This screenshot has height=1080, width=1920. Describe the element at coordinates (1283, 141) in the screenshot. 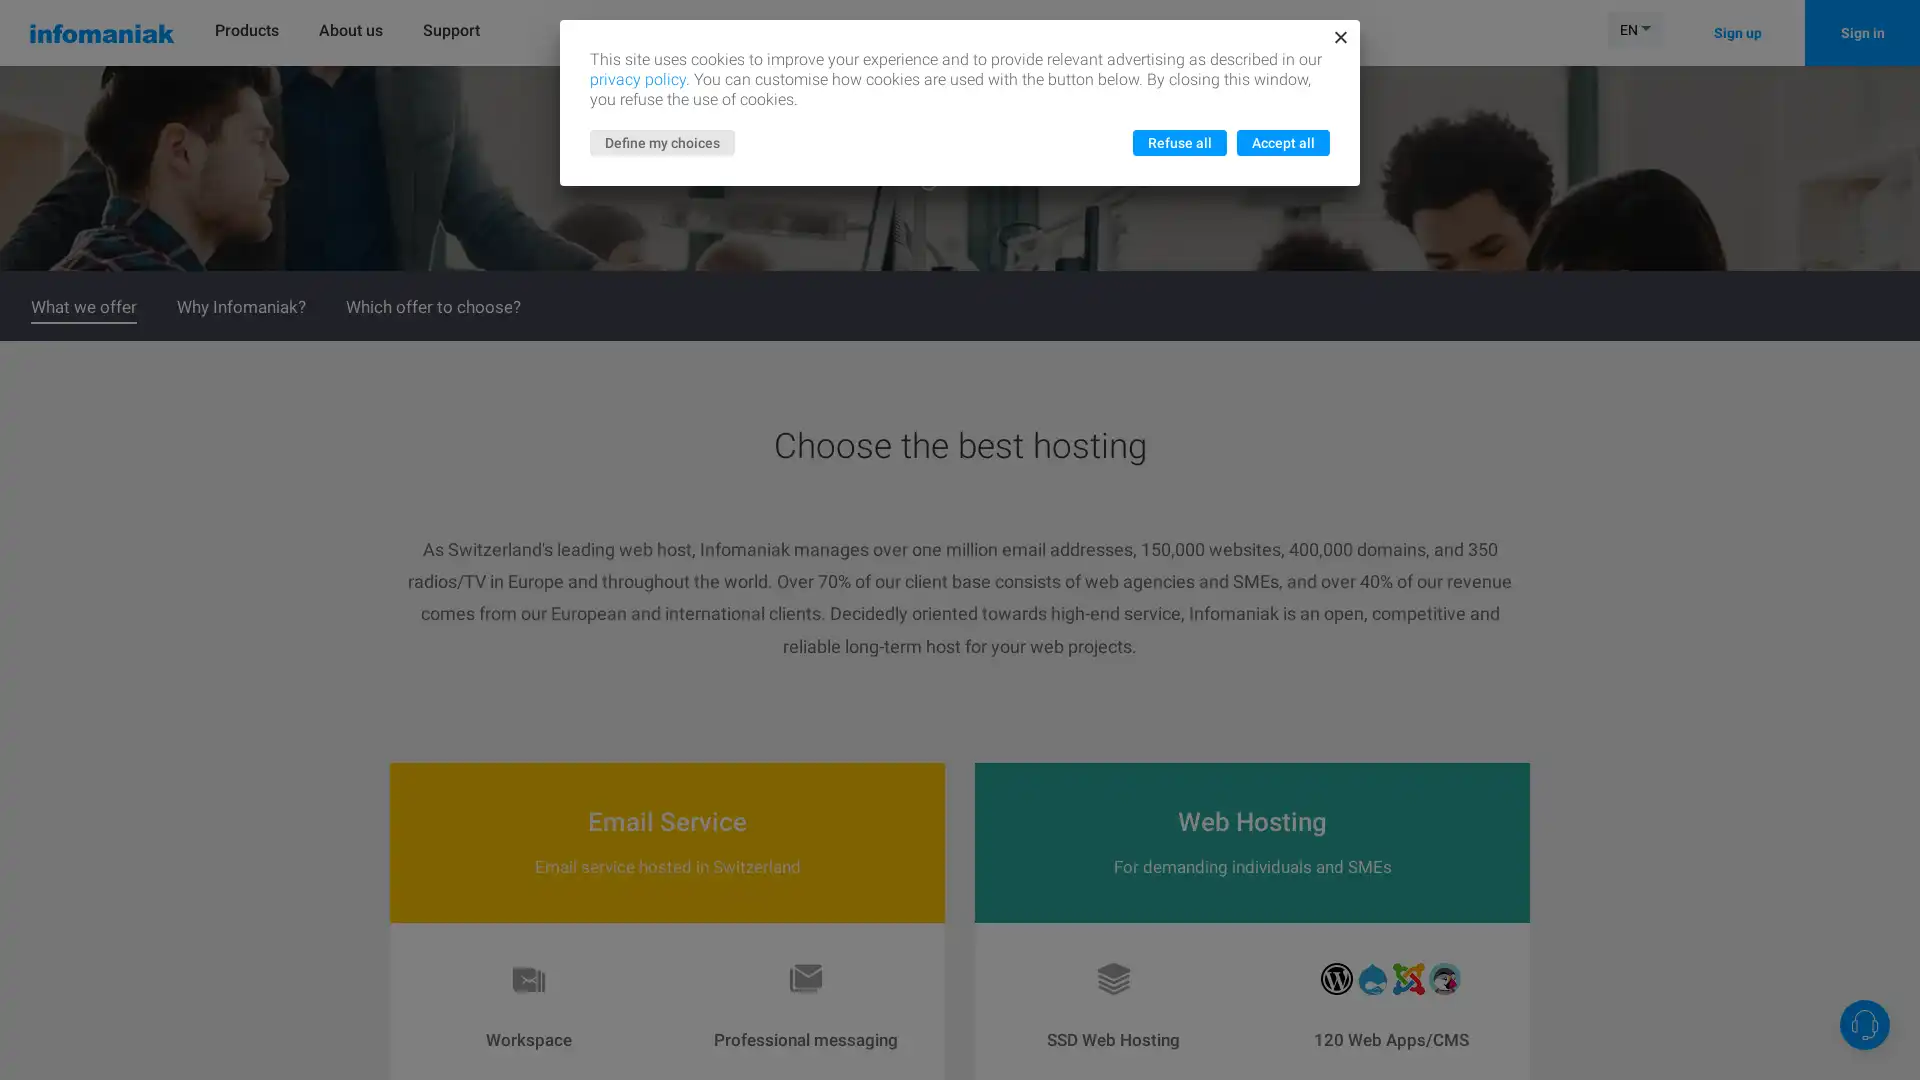

I see `Accept all` at that location.